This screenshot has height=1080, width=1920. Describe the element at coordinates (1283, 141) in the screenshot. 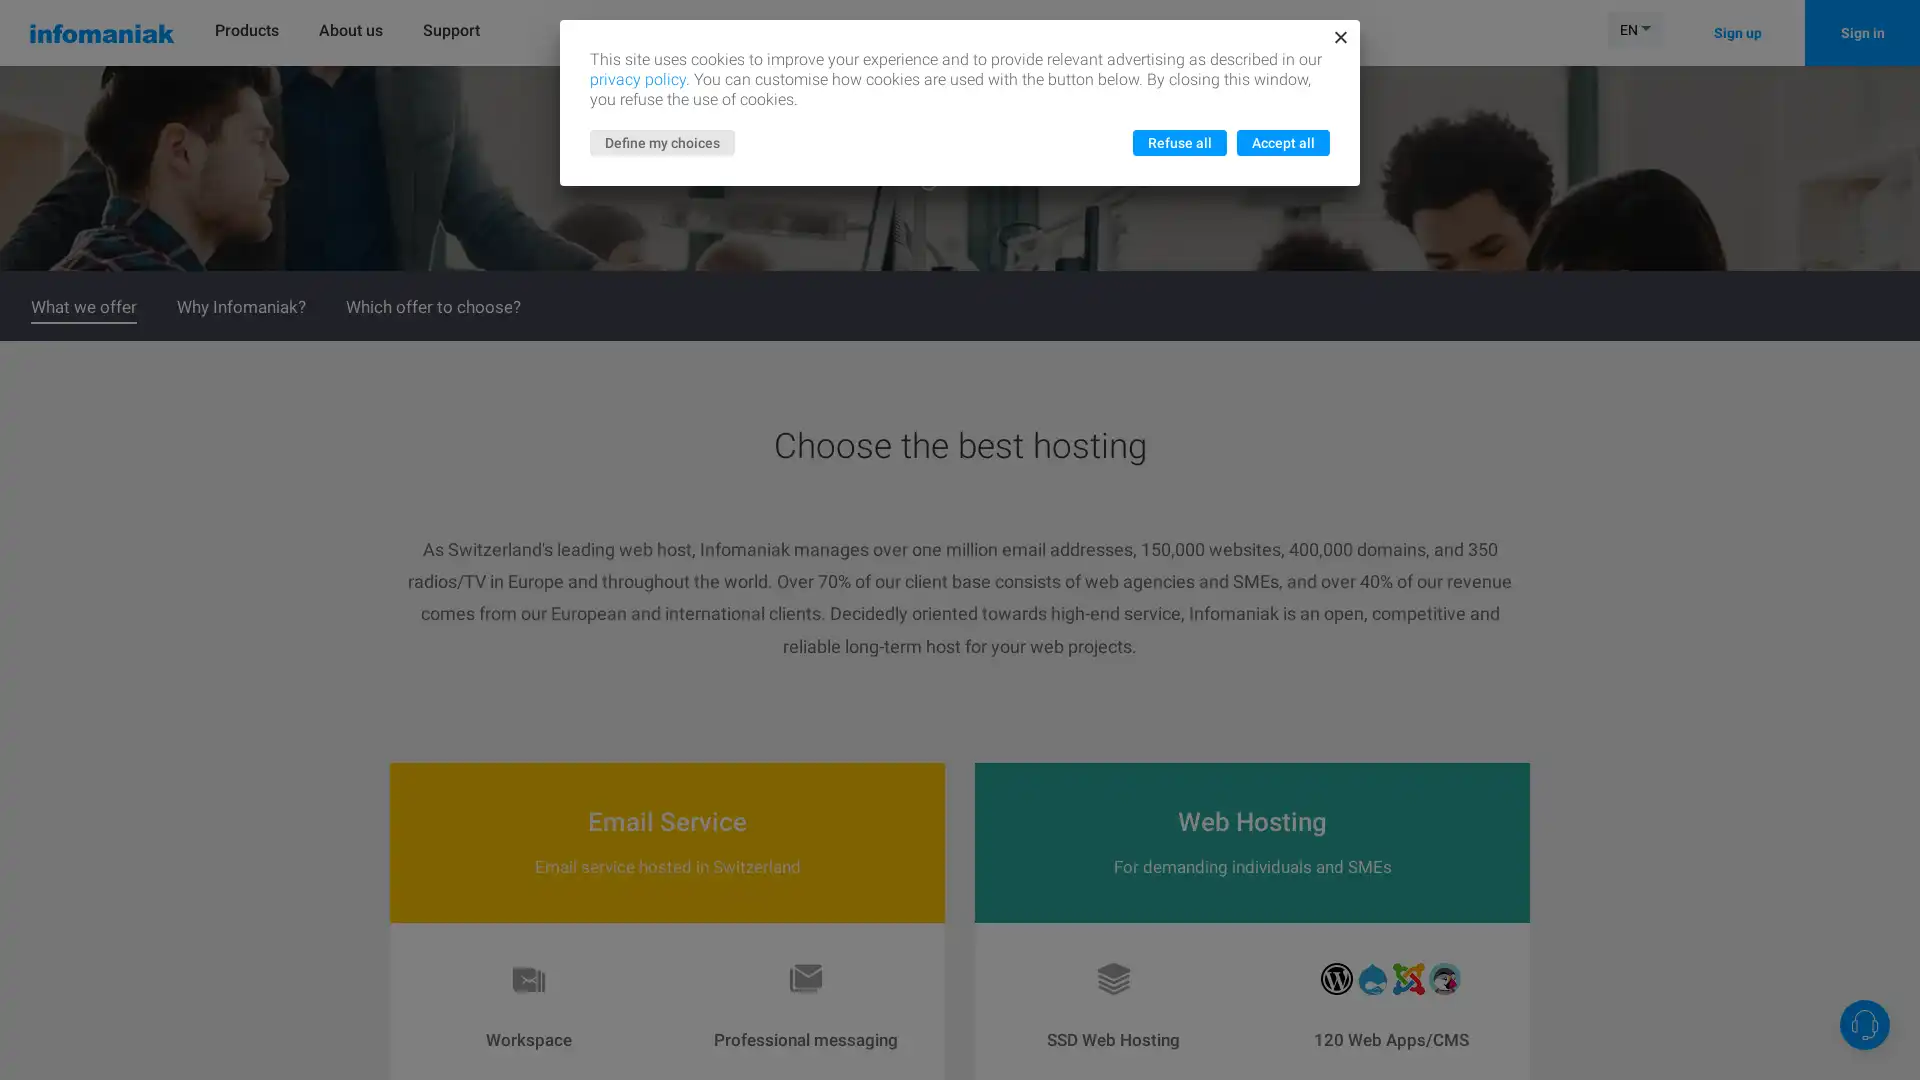

I see `Accept all` at that location.